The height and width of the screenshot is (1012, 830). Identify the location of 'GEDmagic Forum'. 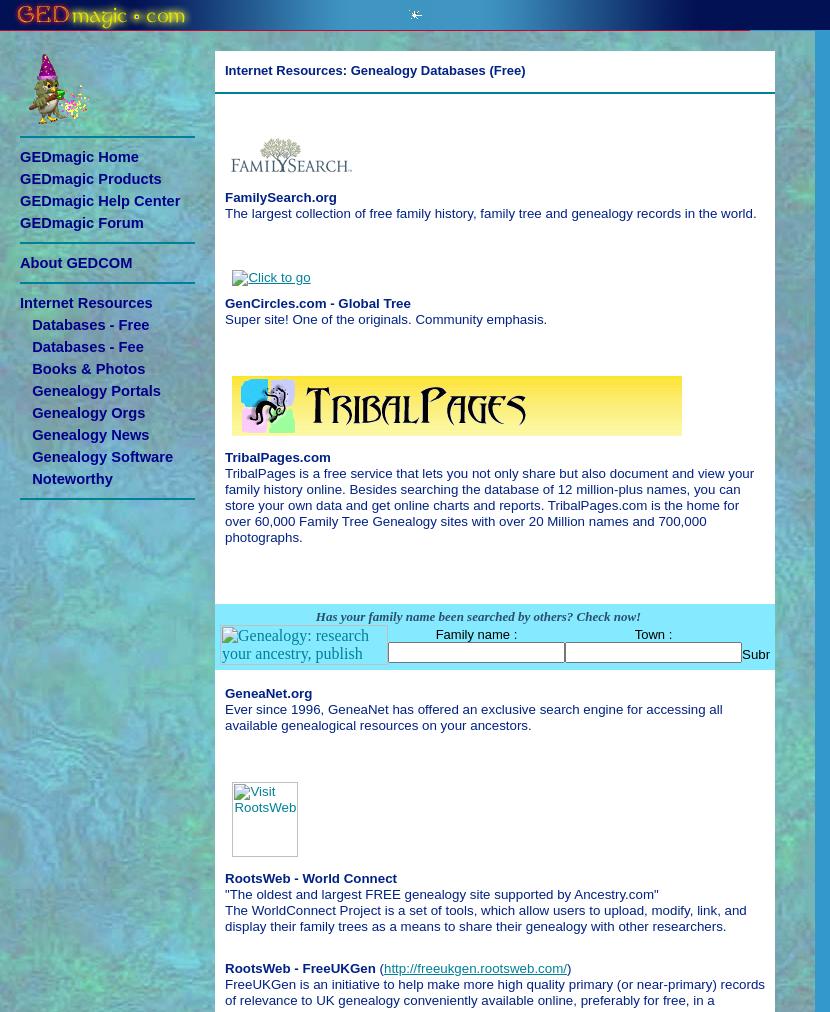
(80, 223).